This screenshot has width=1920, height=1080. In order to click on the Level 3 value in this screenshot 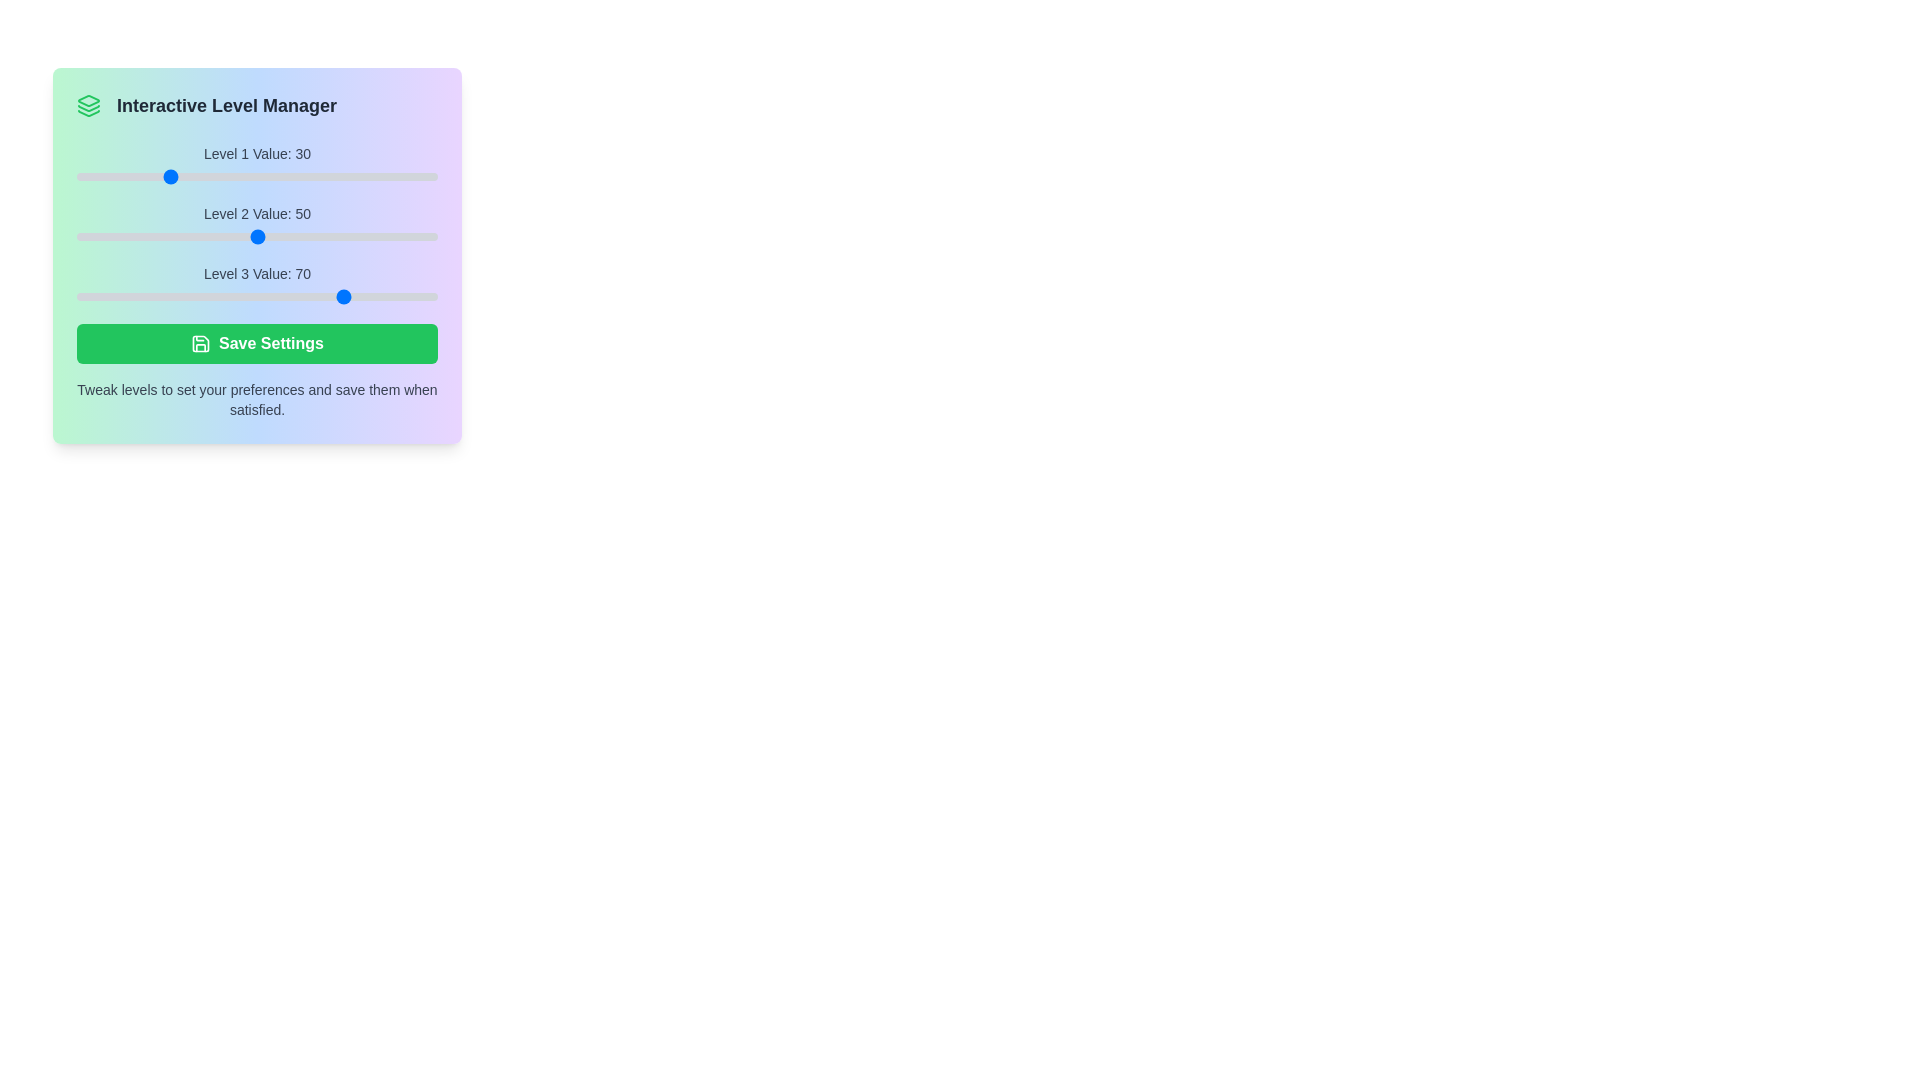, I will do `click(274, 297)`.